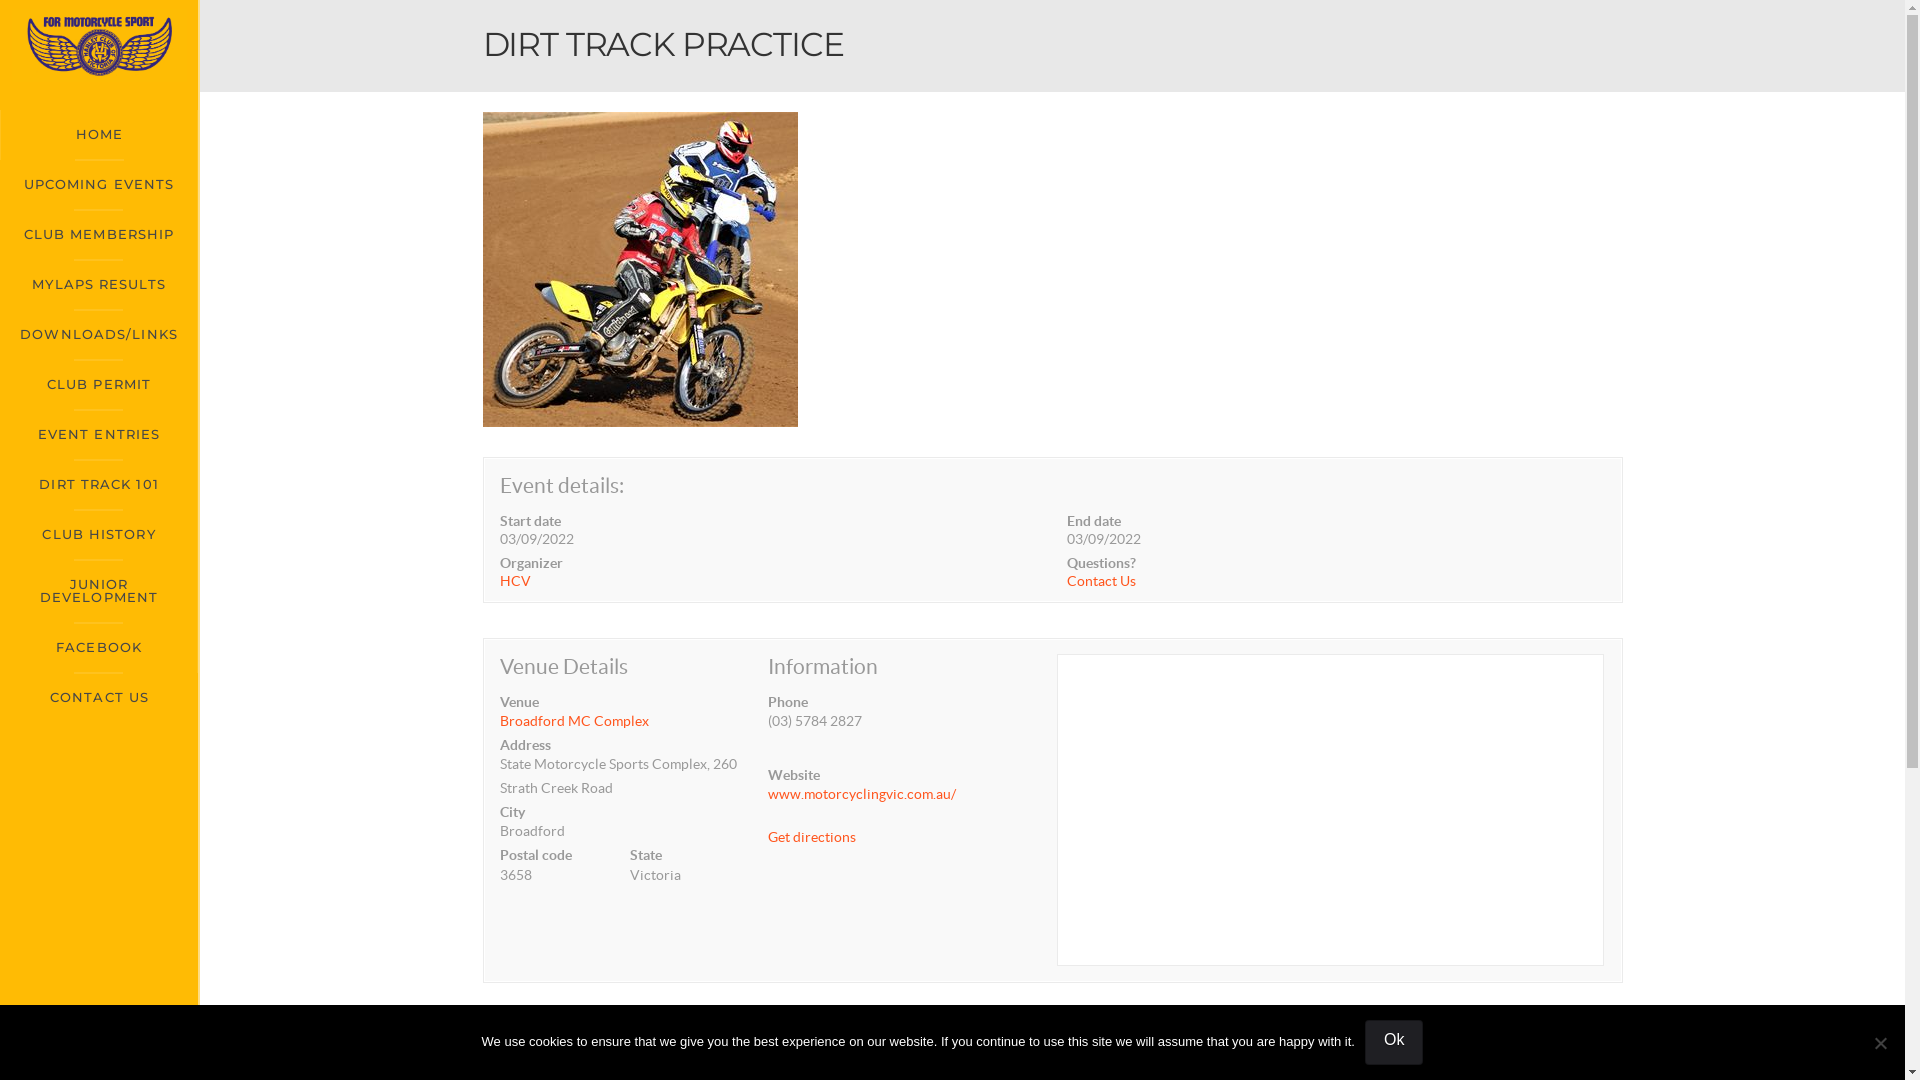 This screenshot has height=1080, width=1920. Describe the element at coordinates (0, 135) in the screenshot. I see `'HOME'` at that location.